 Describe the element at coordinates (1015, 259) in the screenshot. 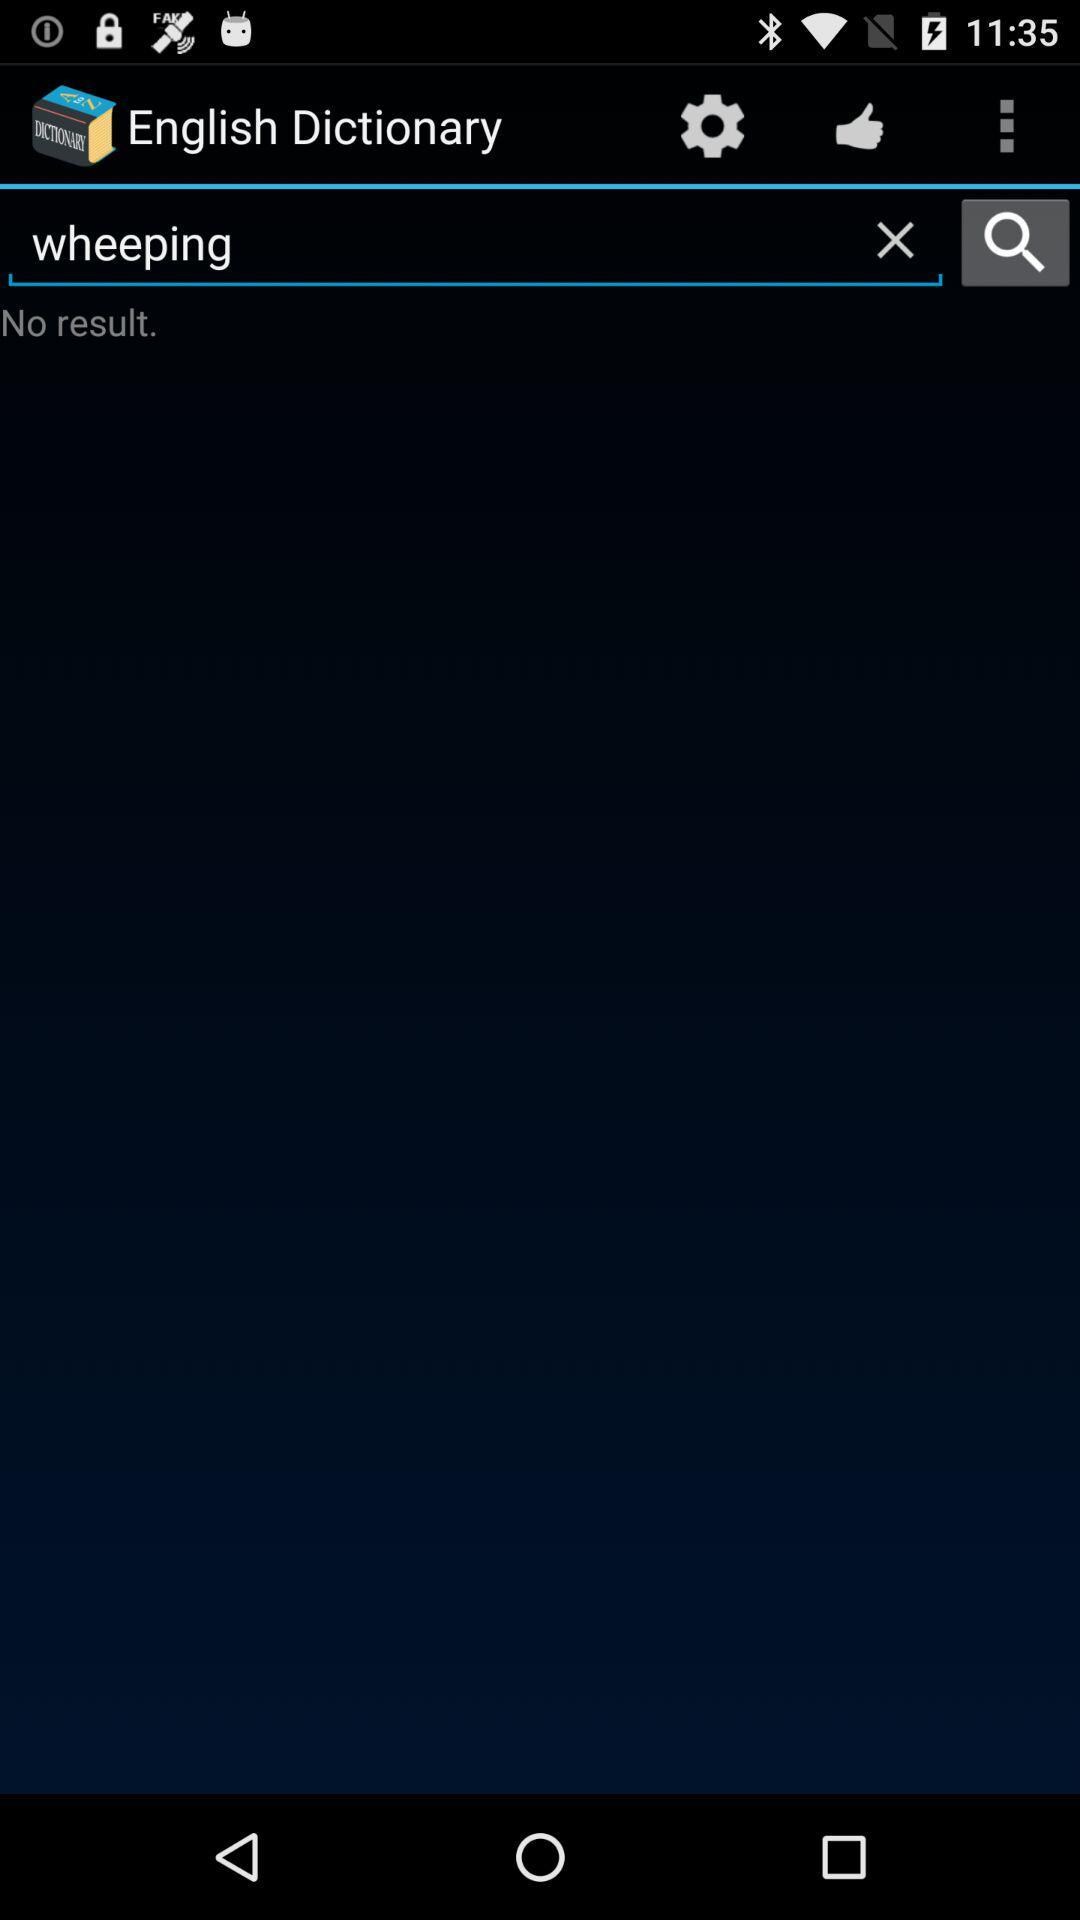

I see `the search icon` at that location.